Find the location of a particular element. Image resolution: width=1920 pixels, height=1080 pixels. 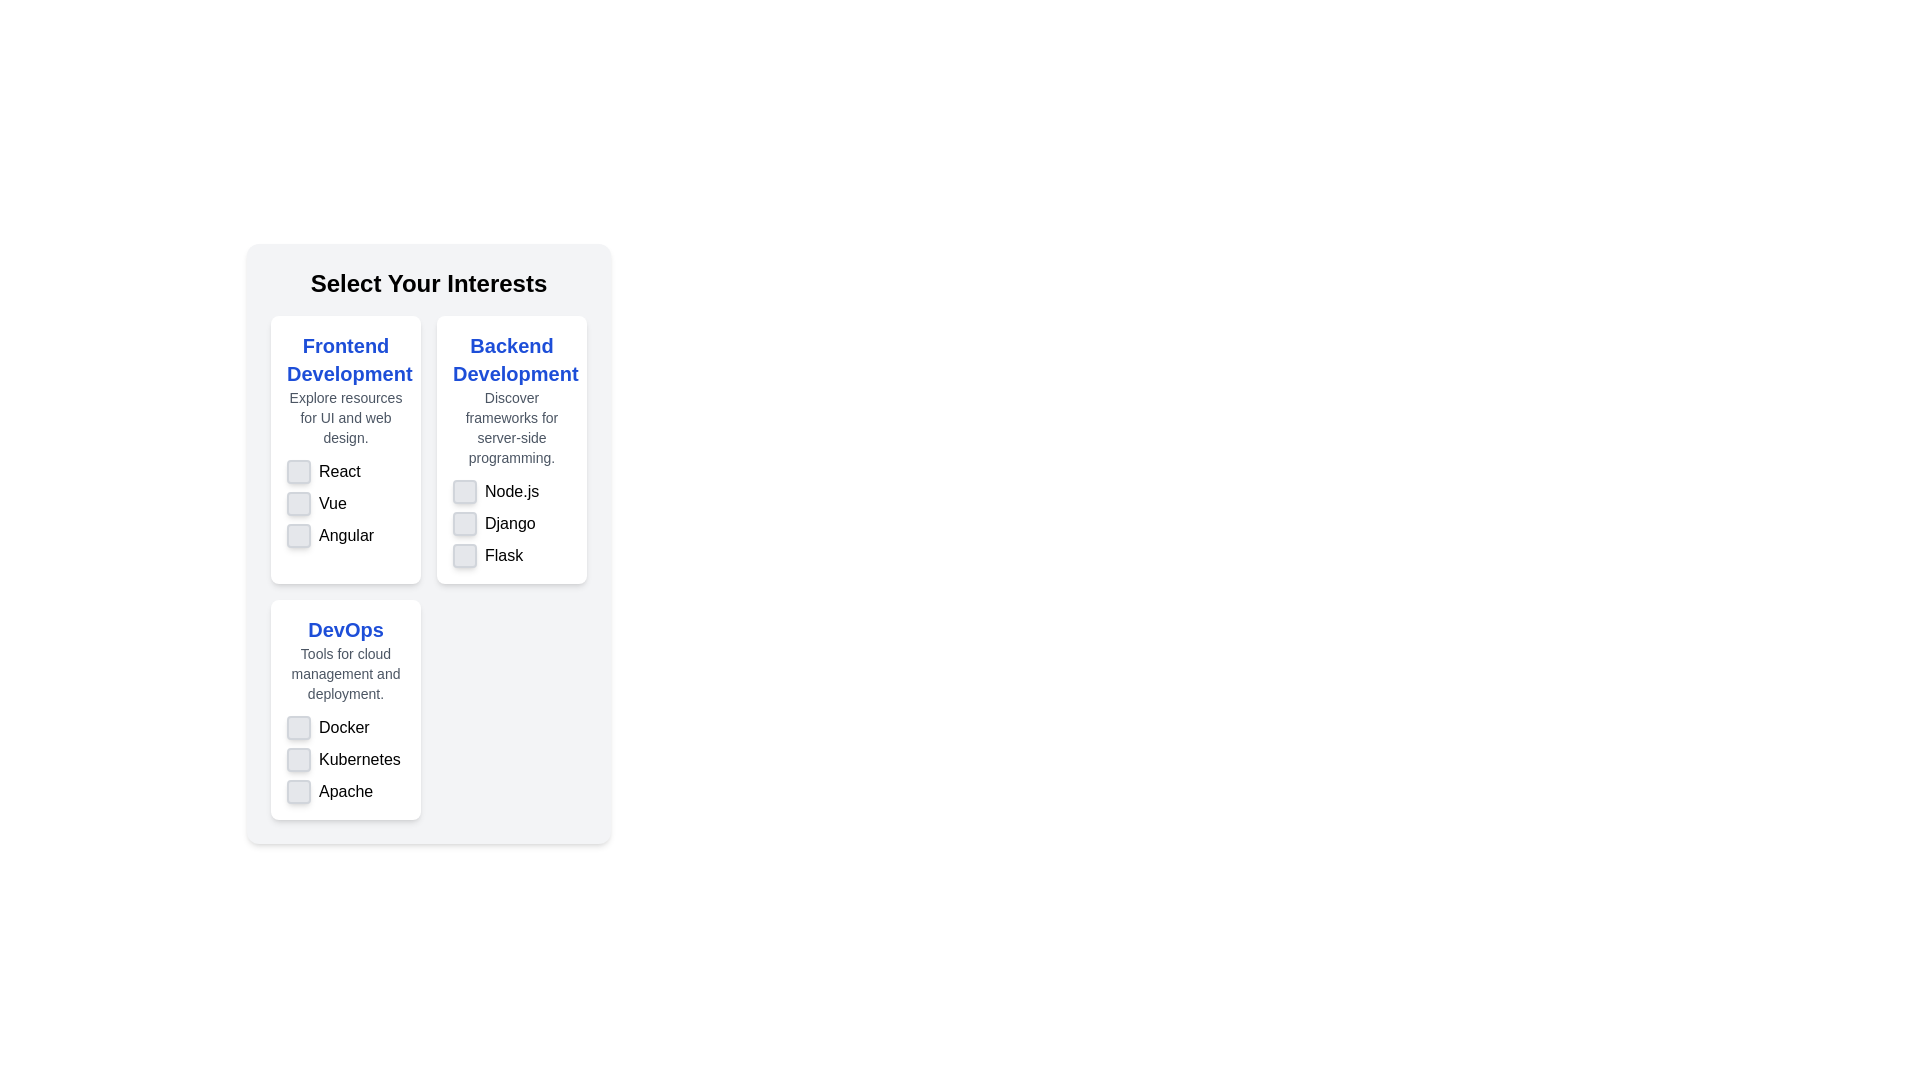

the checkbox for 'Angular' under the 'Frontend Development' category to observe any hover effects is located at coordinates (297, 535).